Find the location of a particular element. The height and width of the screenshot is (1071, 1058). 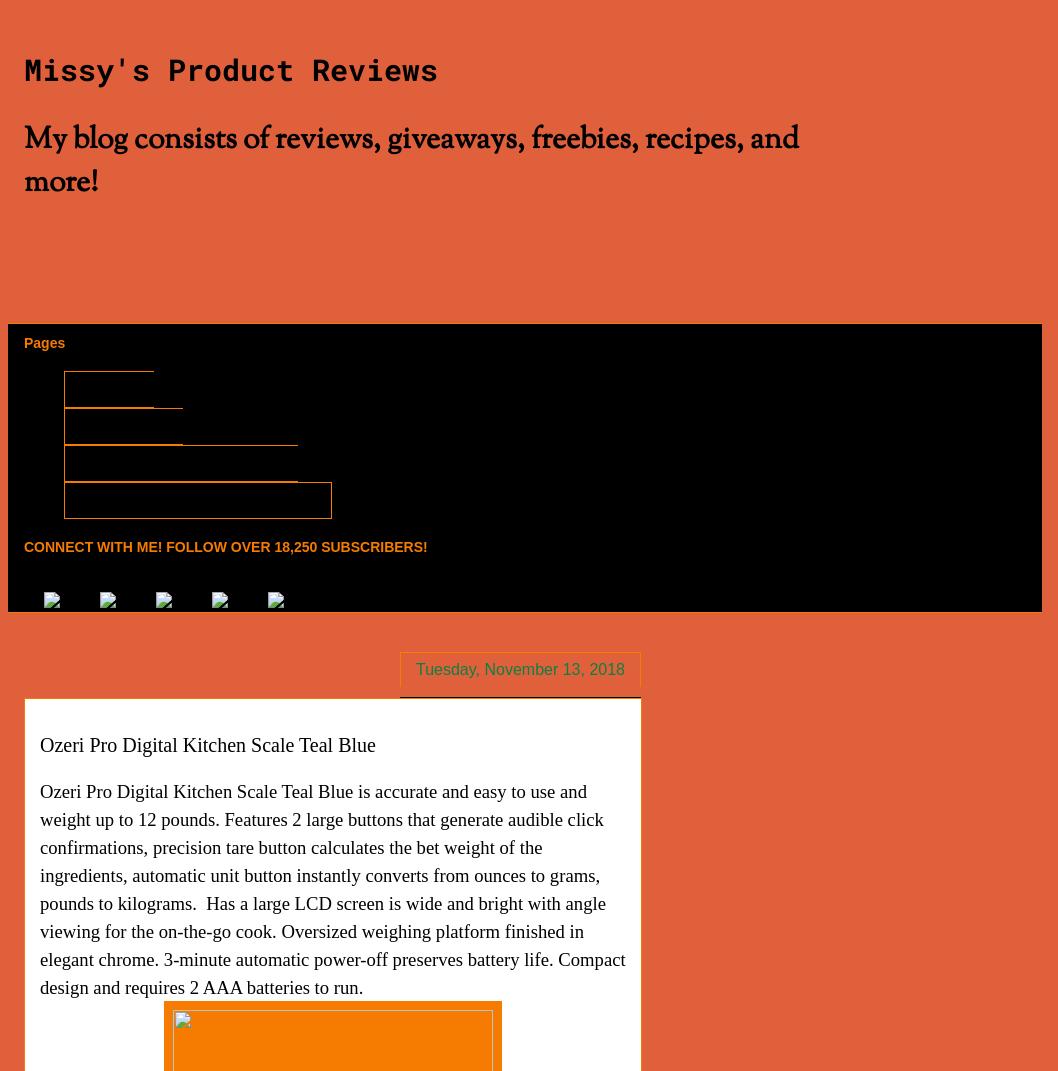

'Ozeri Pro Digital Kitchen Scale Teal Blue' is located at coordinates (39, 744).